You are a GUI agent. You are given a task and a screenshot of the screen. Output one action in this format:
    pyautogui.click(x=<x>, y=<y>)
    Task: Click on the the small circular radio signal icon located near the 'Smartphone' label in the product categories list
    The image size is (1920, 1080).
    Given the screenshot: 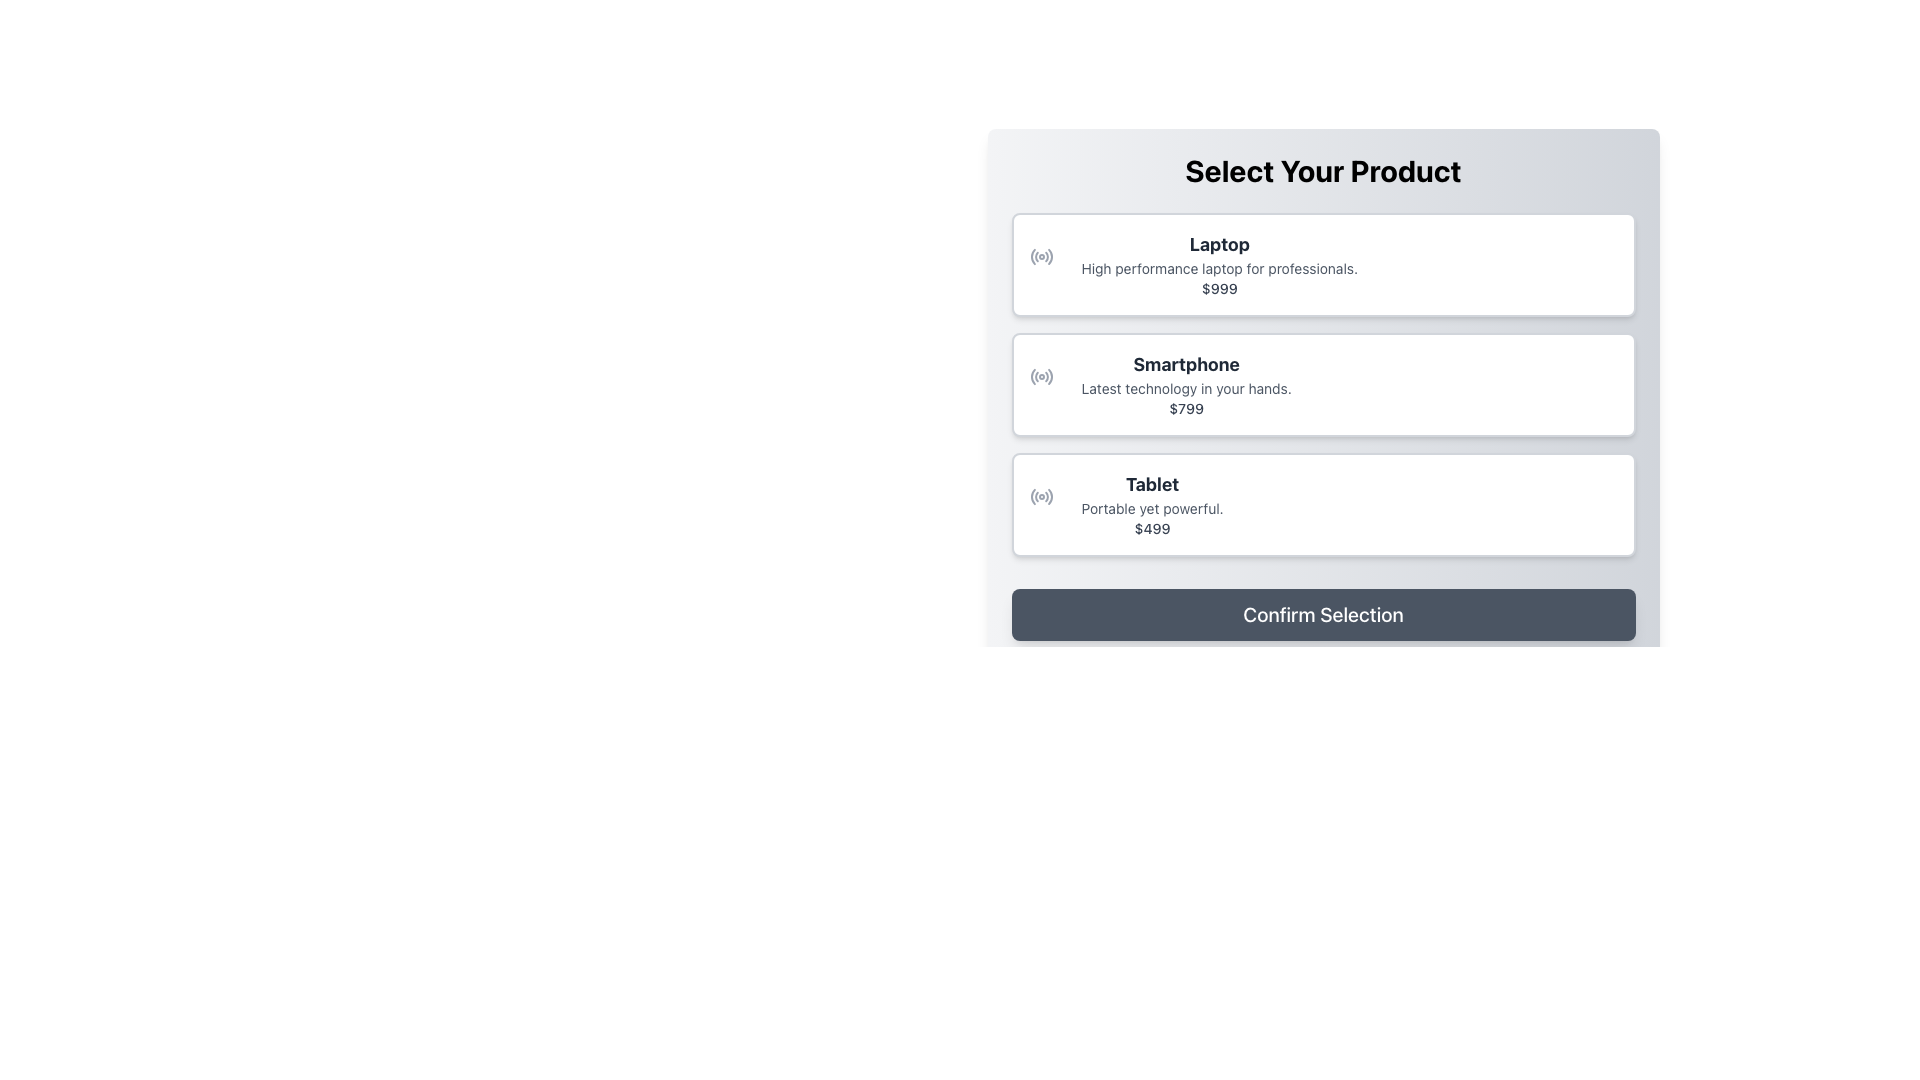 What is the action you would take?
    pyautogui.click(x=1040, y=377)
    